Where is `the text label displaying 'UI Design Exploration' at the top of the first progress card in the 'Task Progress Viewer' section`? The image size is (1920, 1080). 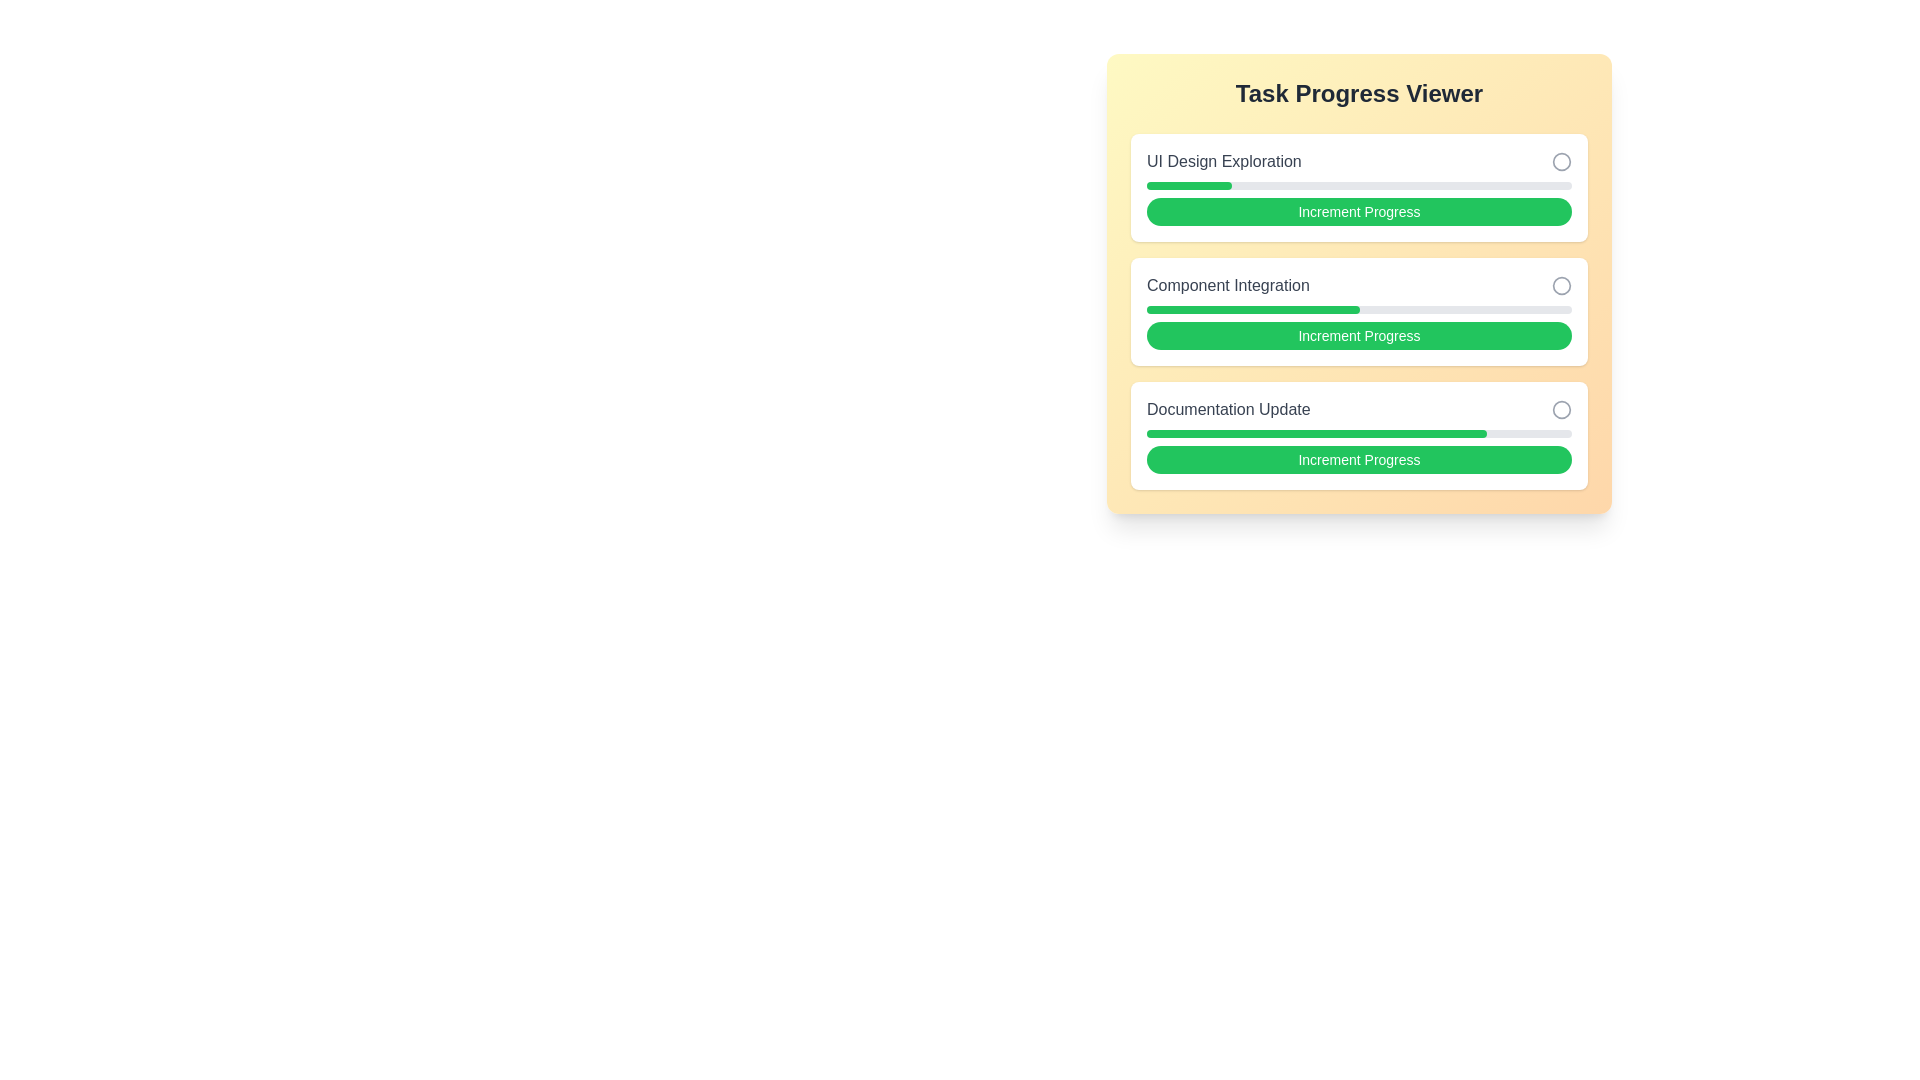 the text label displaying 'UI Design Exploration' at the top of the first progress card in the 'Task Progress Viewer' section is located at coordinates (1223, 161).